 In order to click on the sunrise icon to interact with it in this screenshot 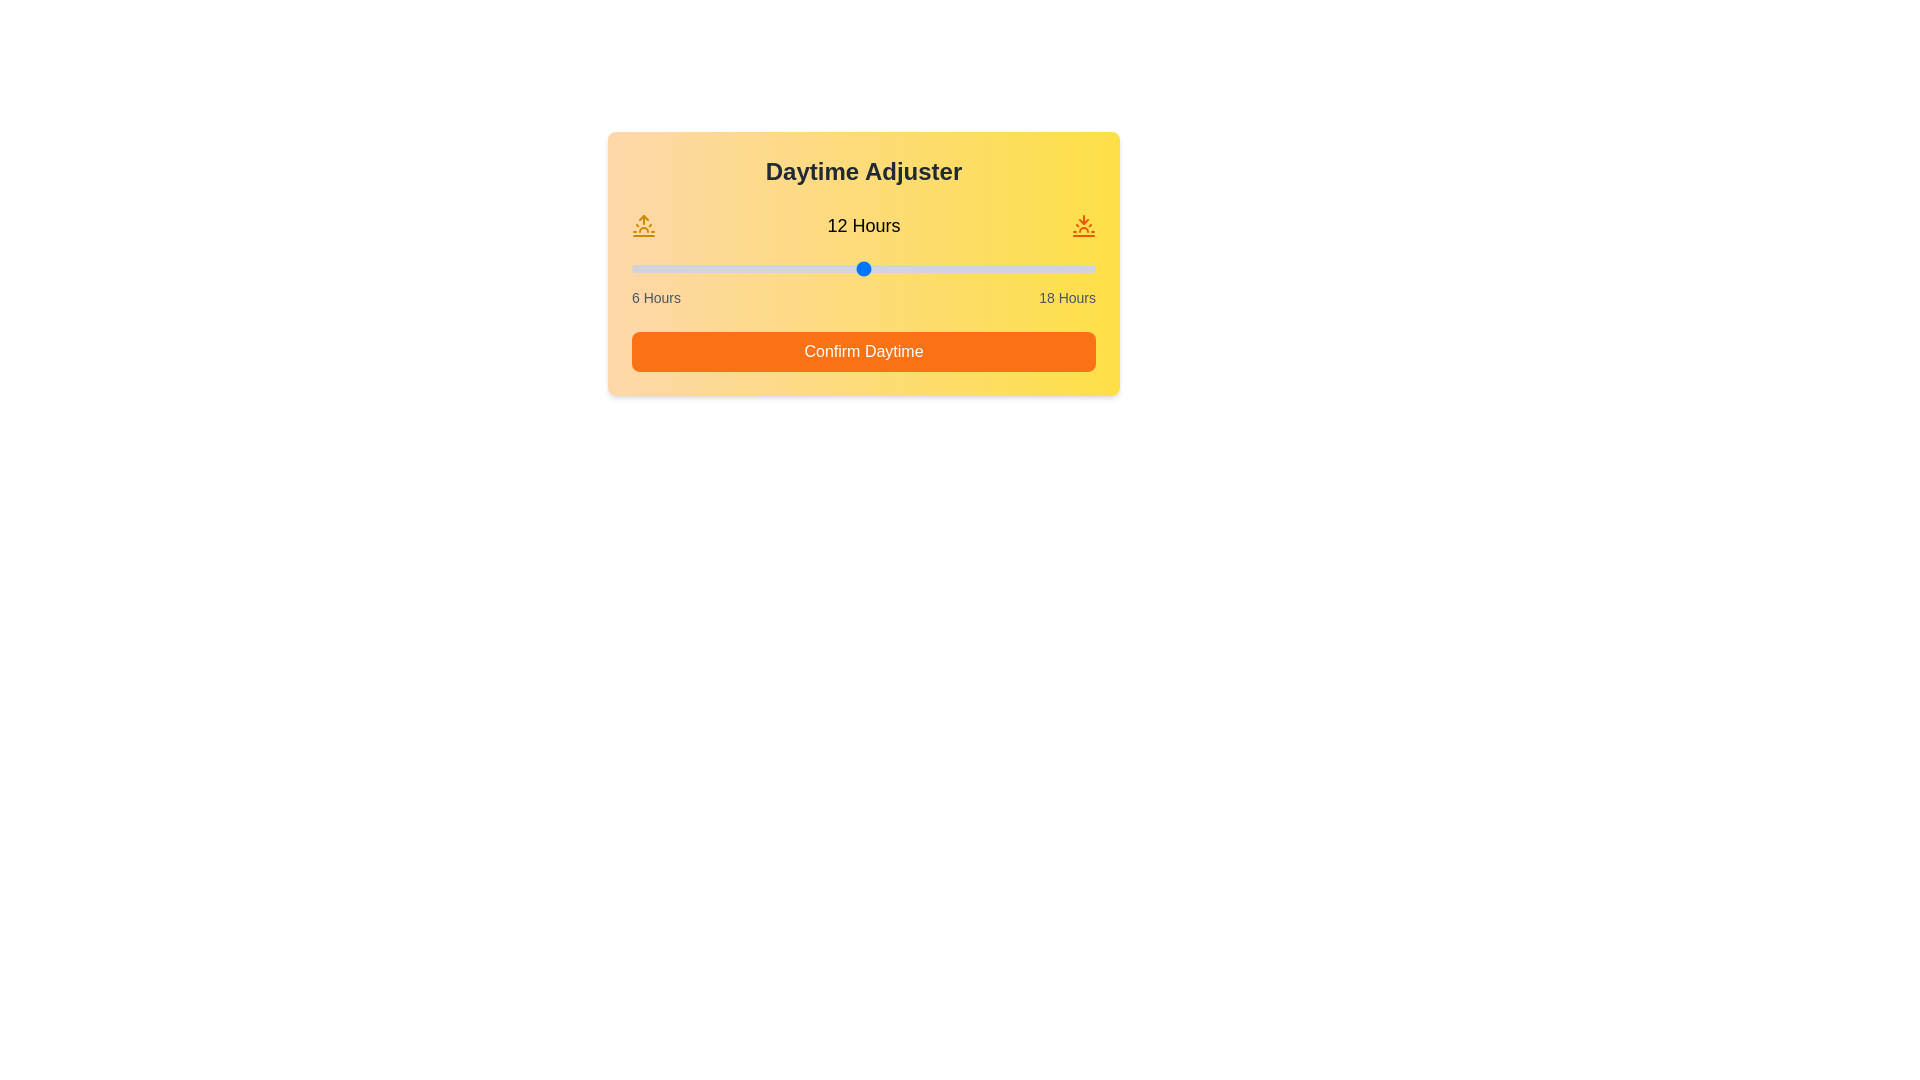, I will do `click(643, 225)`.